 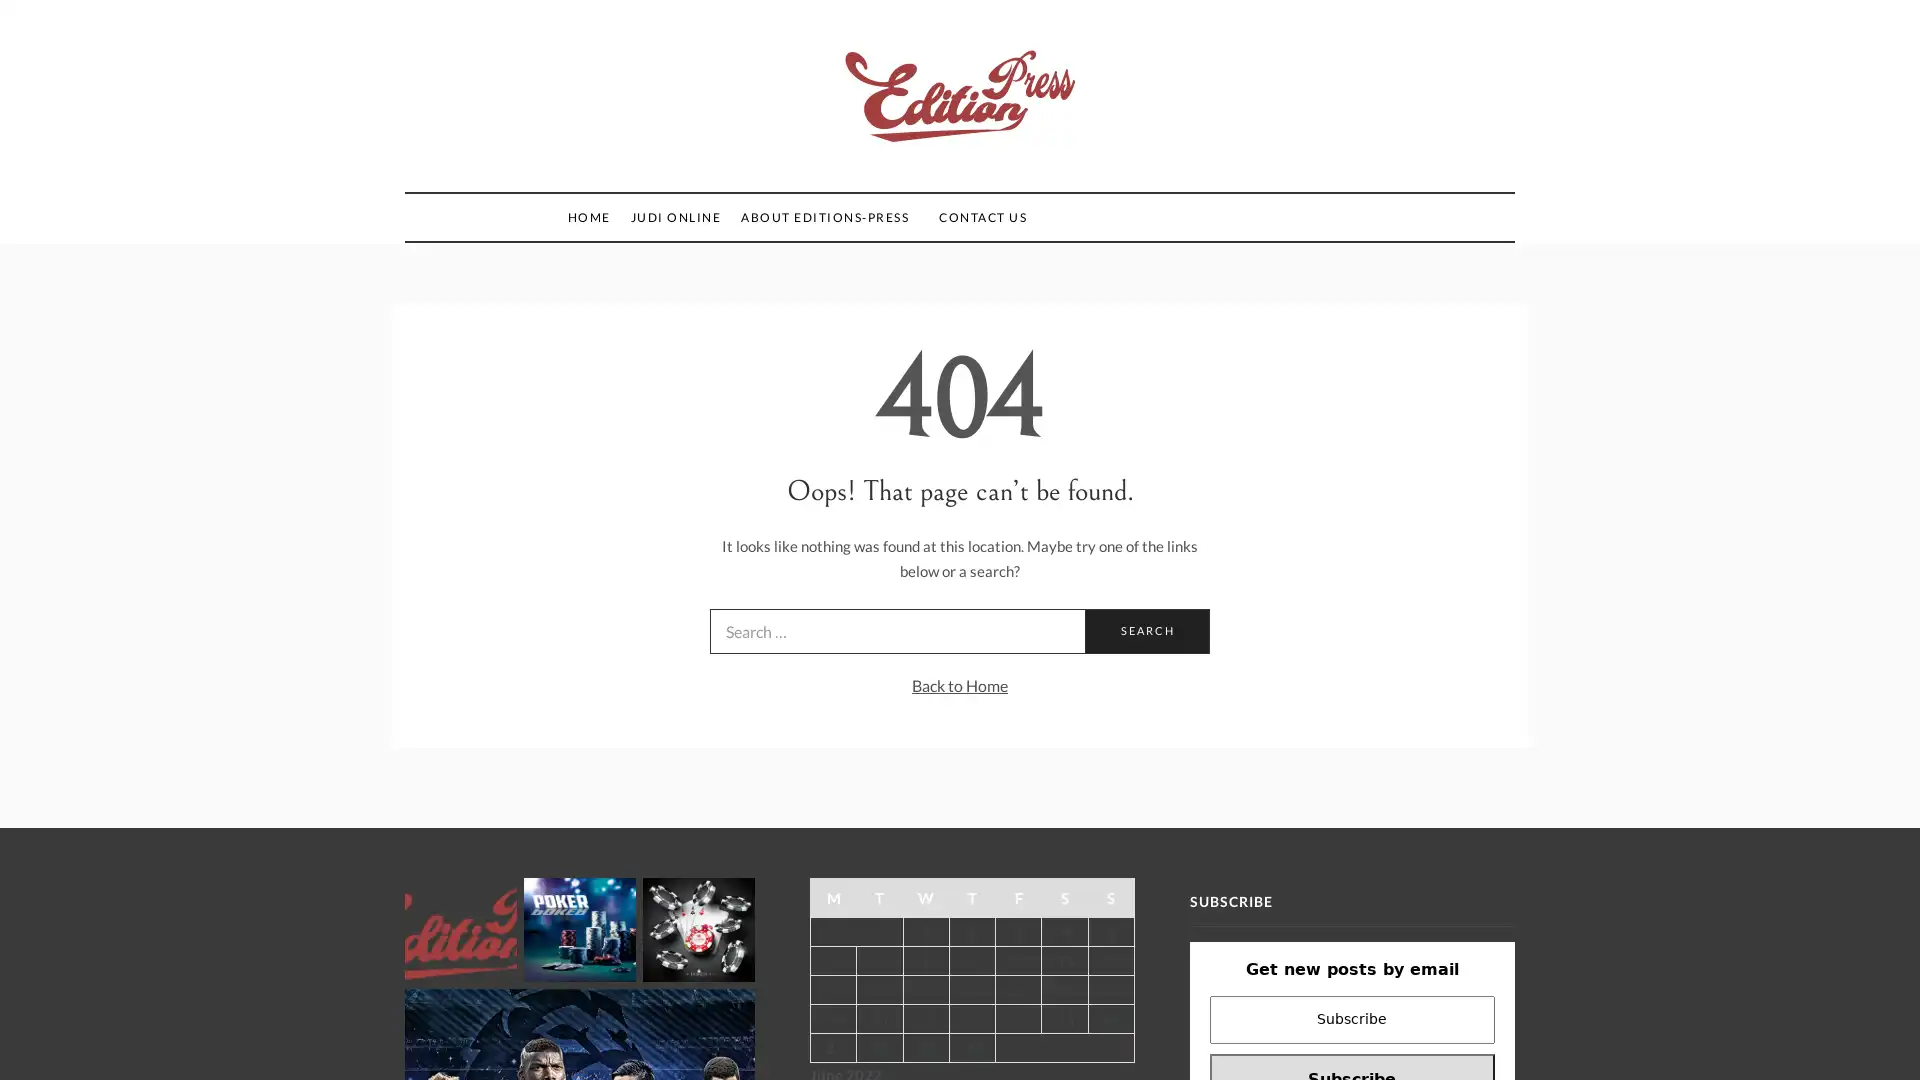 What do you see at coordinates (1147, 630) in the screenshot?
I see `Search` at bounding box center [1147, 630].